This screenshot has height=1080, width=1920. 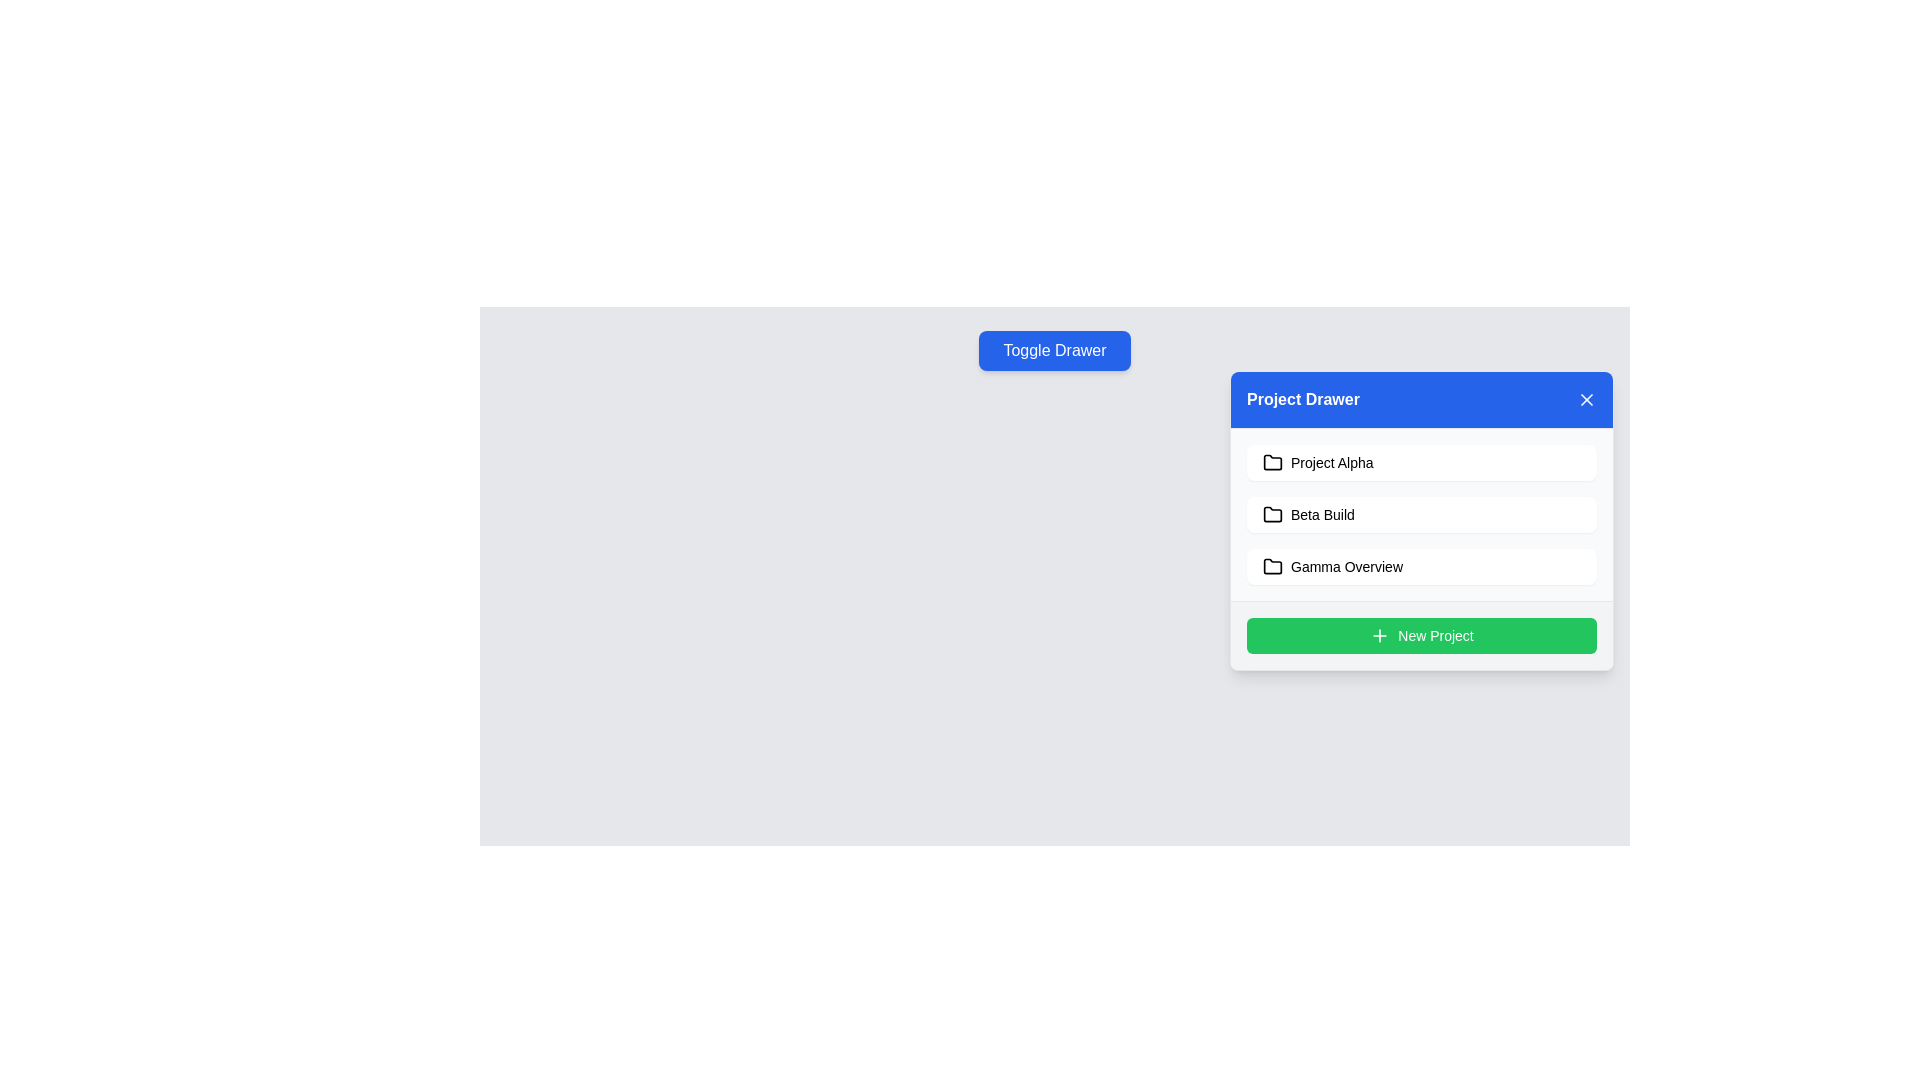 I want to click on the folder icon representing 'Beta Build' located in the 'Project Drawer' panel, which is positioned between 'Project Alpha' and 'Gamma Overview', so click(x=1271, y=512).